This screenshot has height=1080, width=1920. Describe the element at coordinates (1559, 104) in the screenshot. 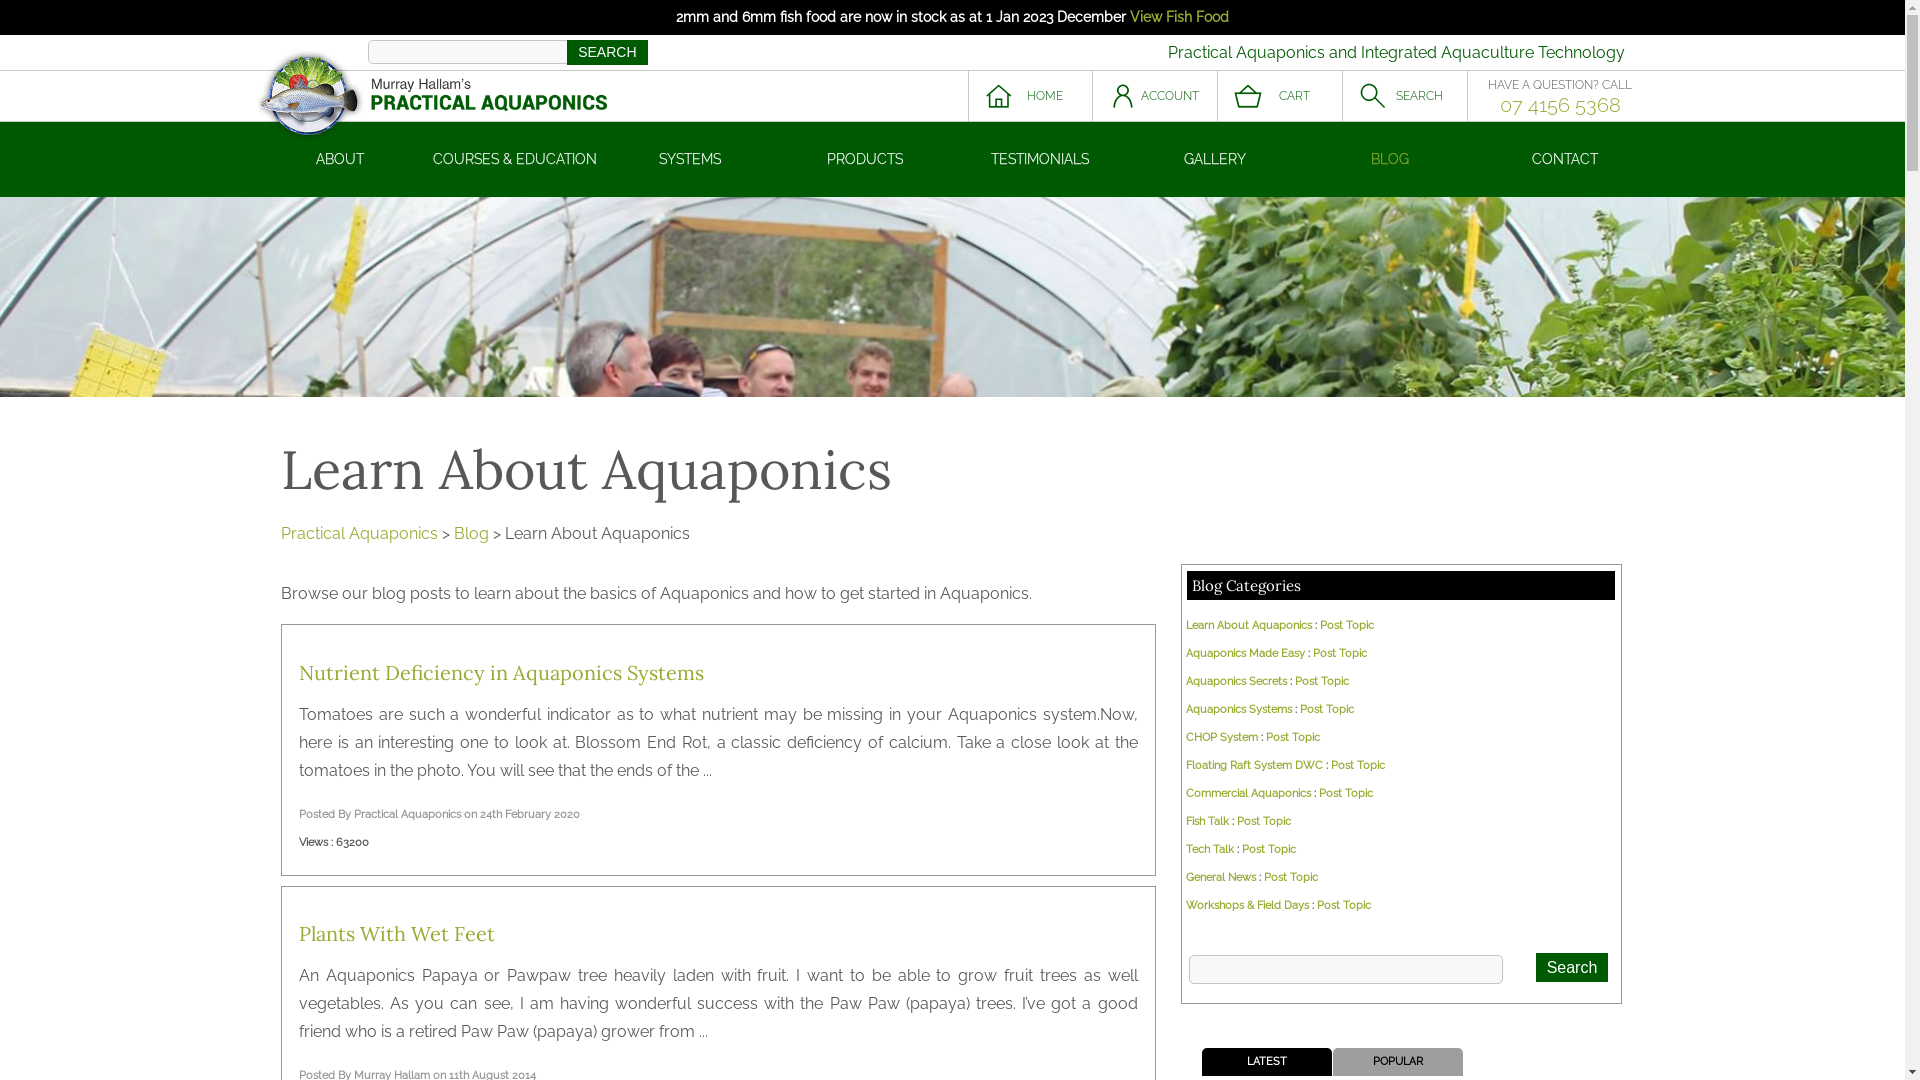

I see `'07 4156 5368'` at that location.